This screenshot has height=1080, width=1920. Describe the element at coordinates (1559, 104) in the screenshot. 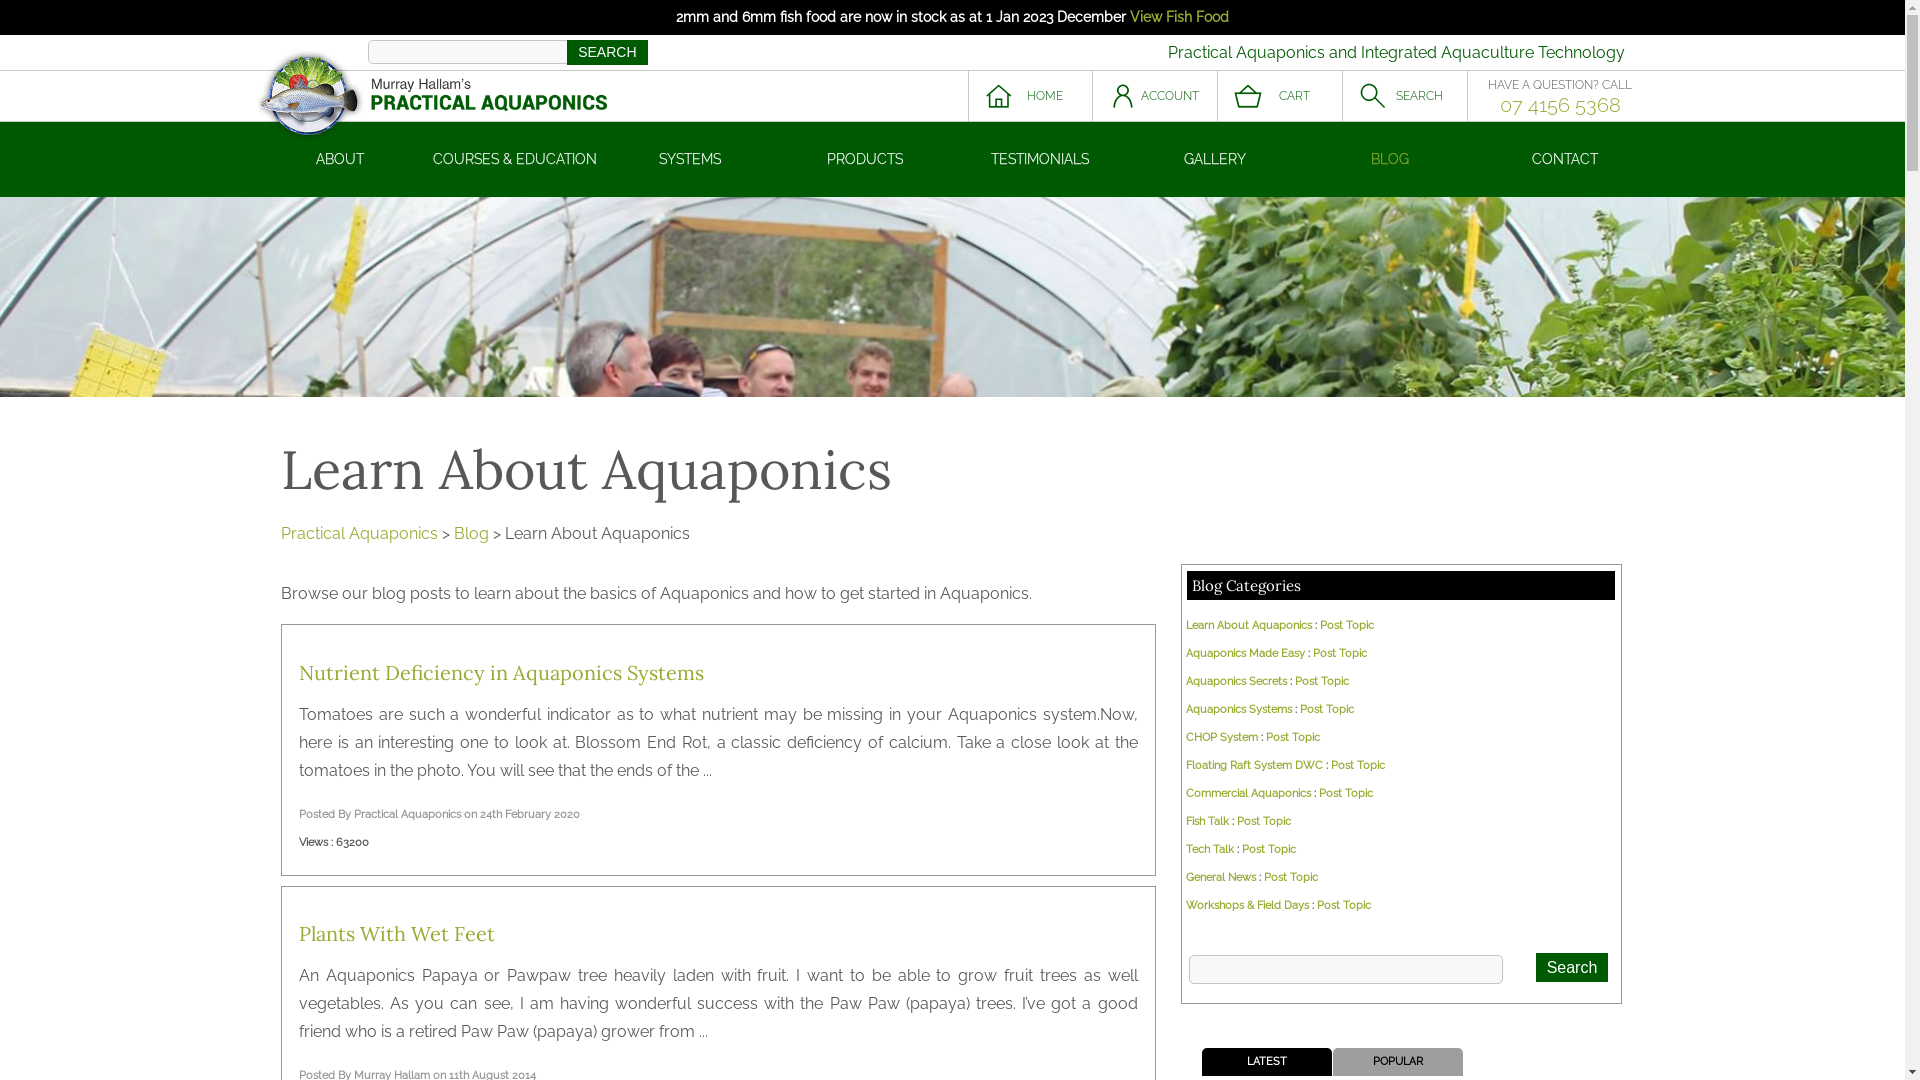

I see `'07 4156 5368'` at that location.